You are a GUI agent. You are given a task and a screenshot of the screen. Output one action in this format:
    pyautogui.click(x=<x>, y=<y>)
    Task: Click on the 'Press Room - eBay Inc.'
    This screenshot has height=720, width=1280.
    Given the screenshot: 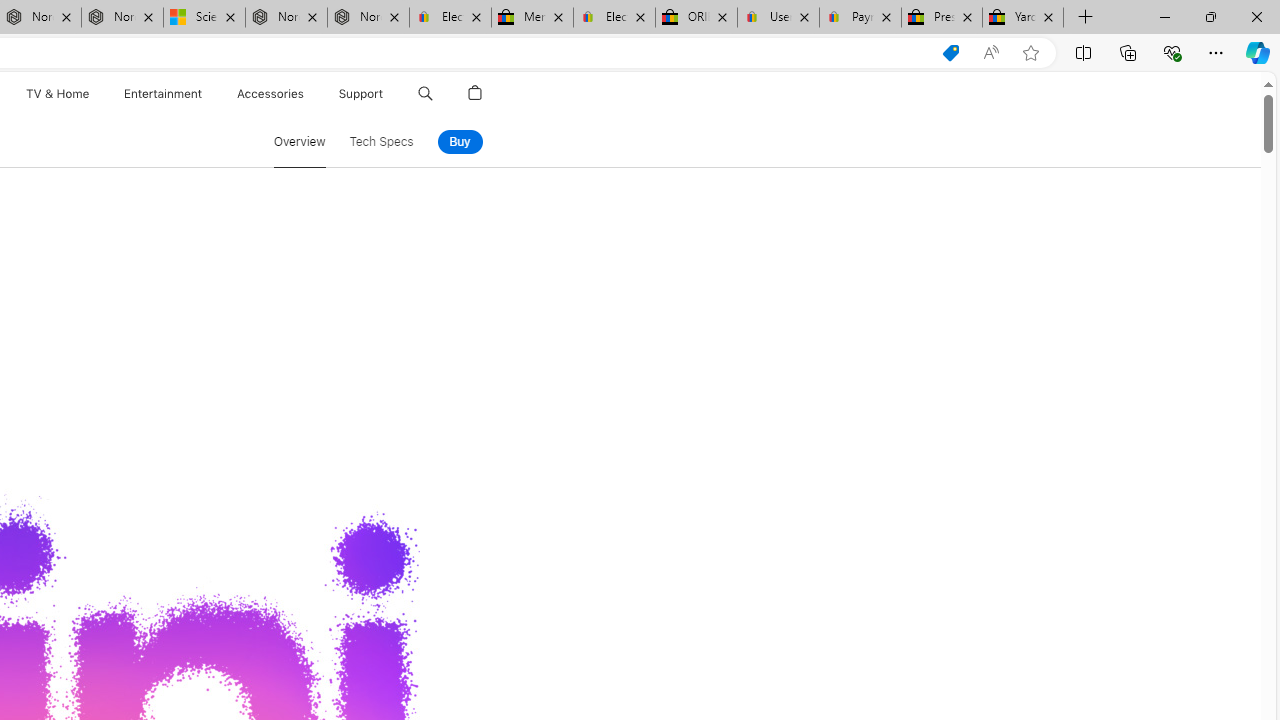 What is the action you would take?
    pyautogui.click(x=941, y=17)
    